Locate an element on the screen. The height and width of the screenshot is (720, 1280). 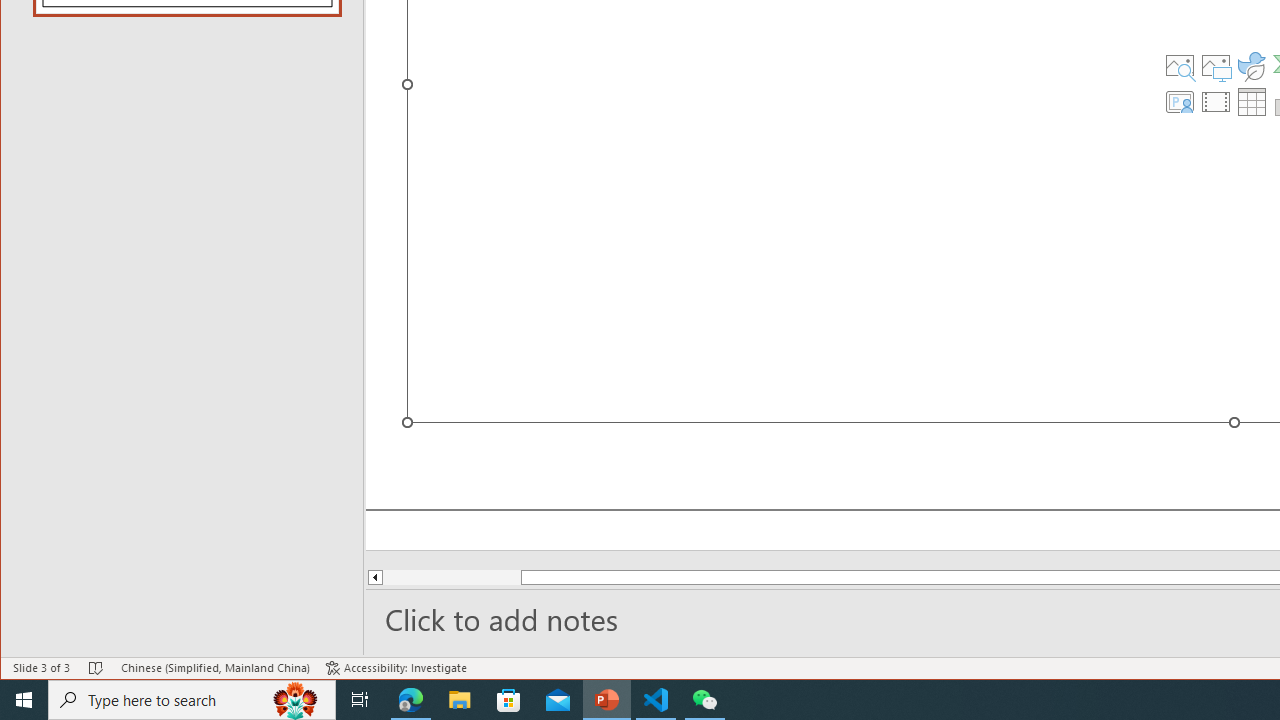
'Pictures' is located at coordinates (1215, 64).